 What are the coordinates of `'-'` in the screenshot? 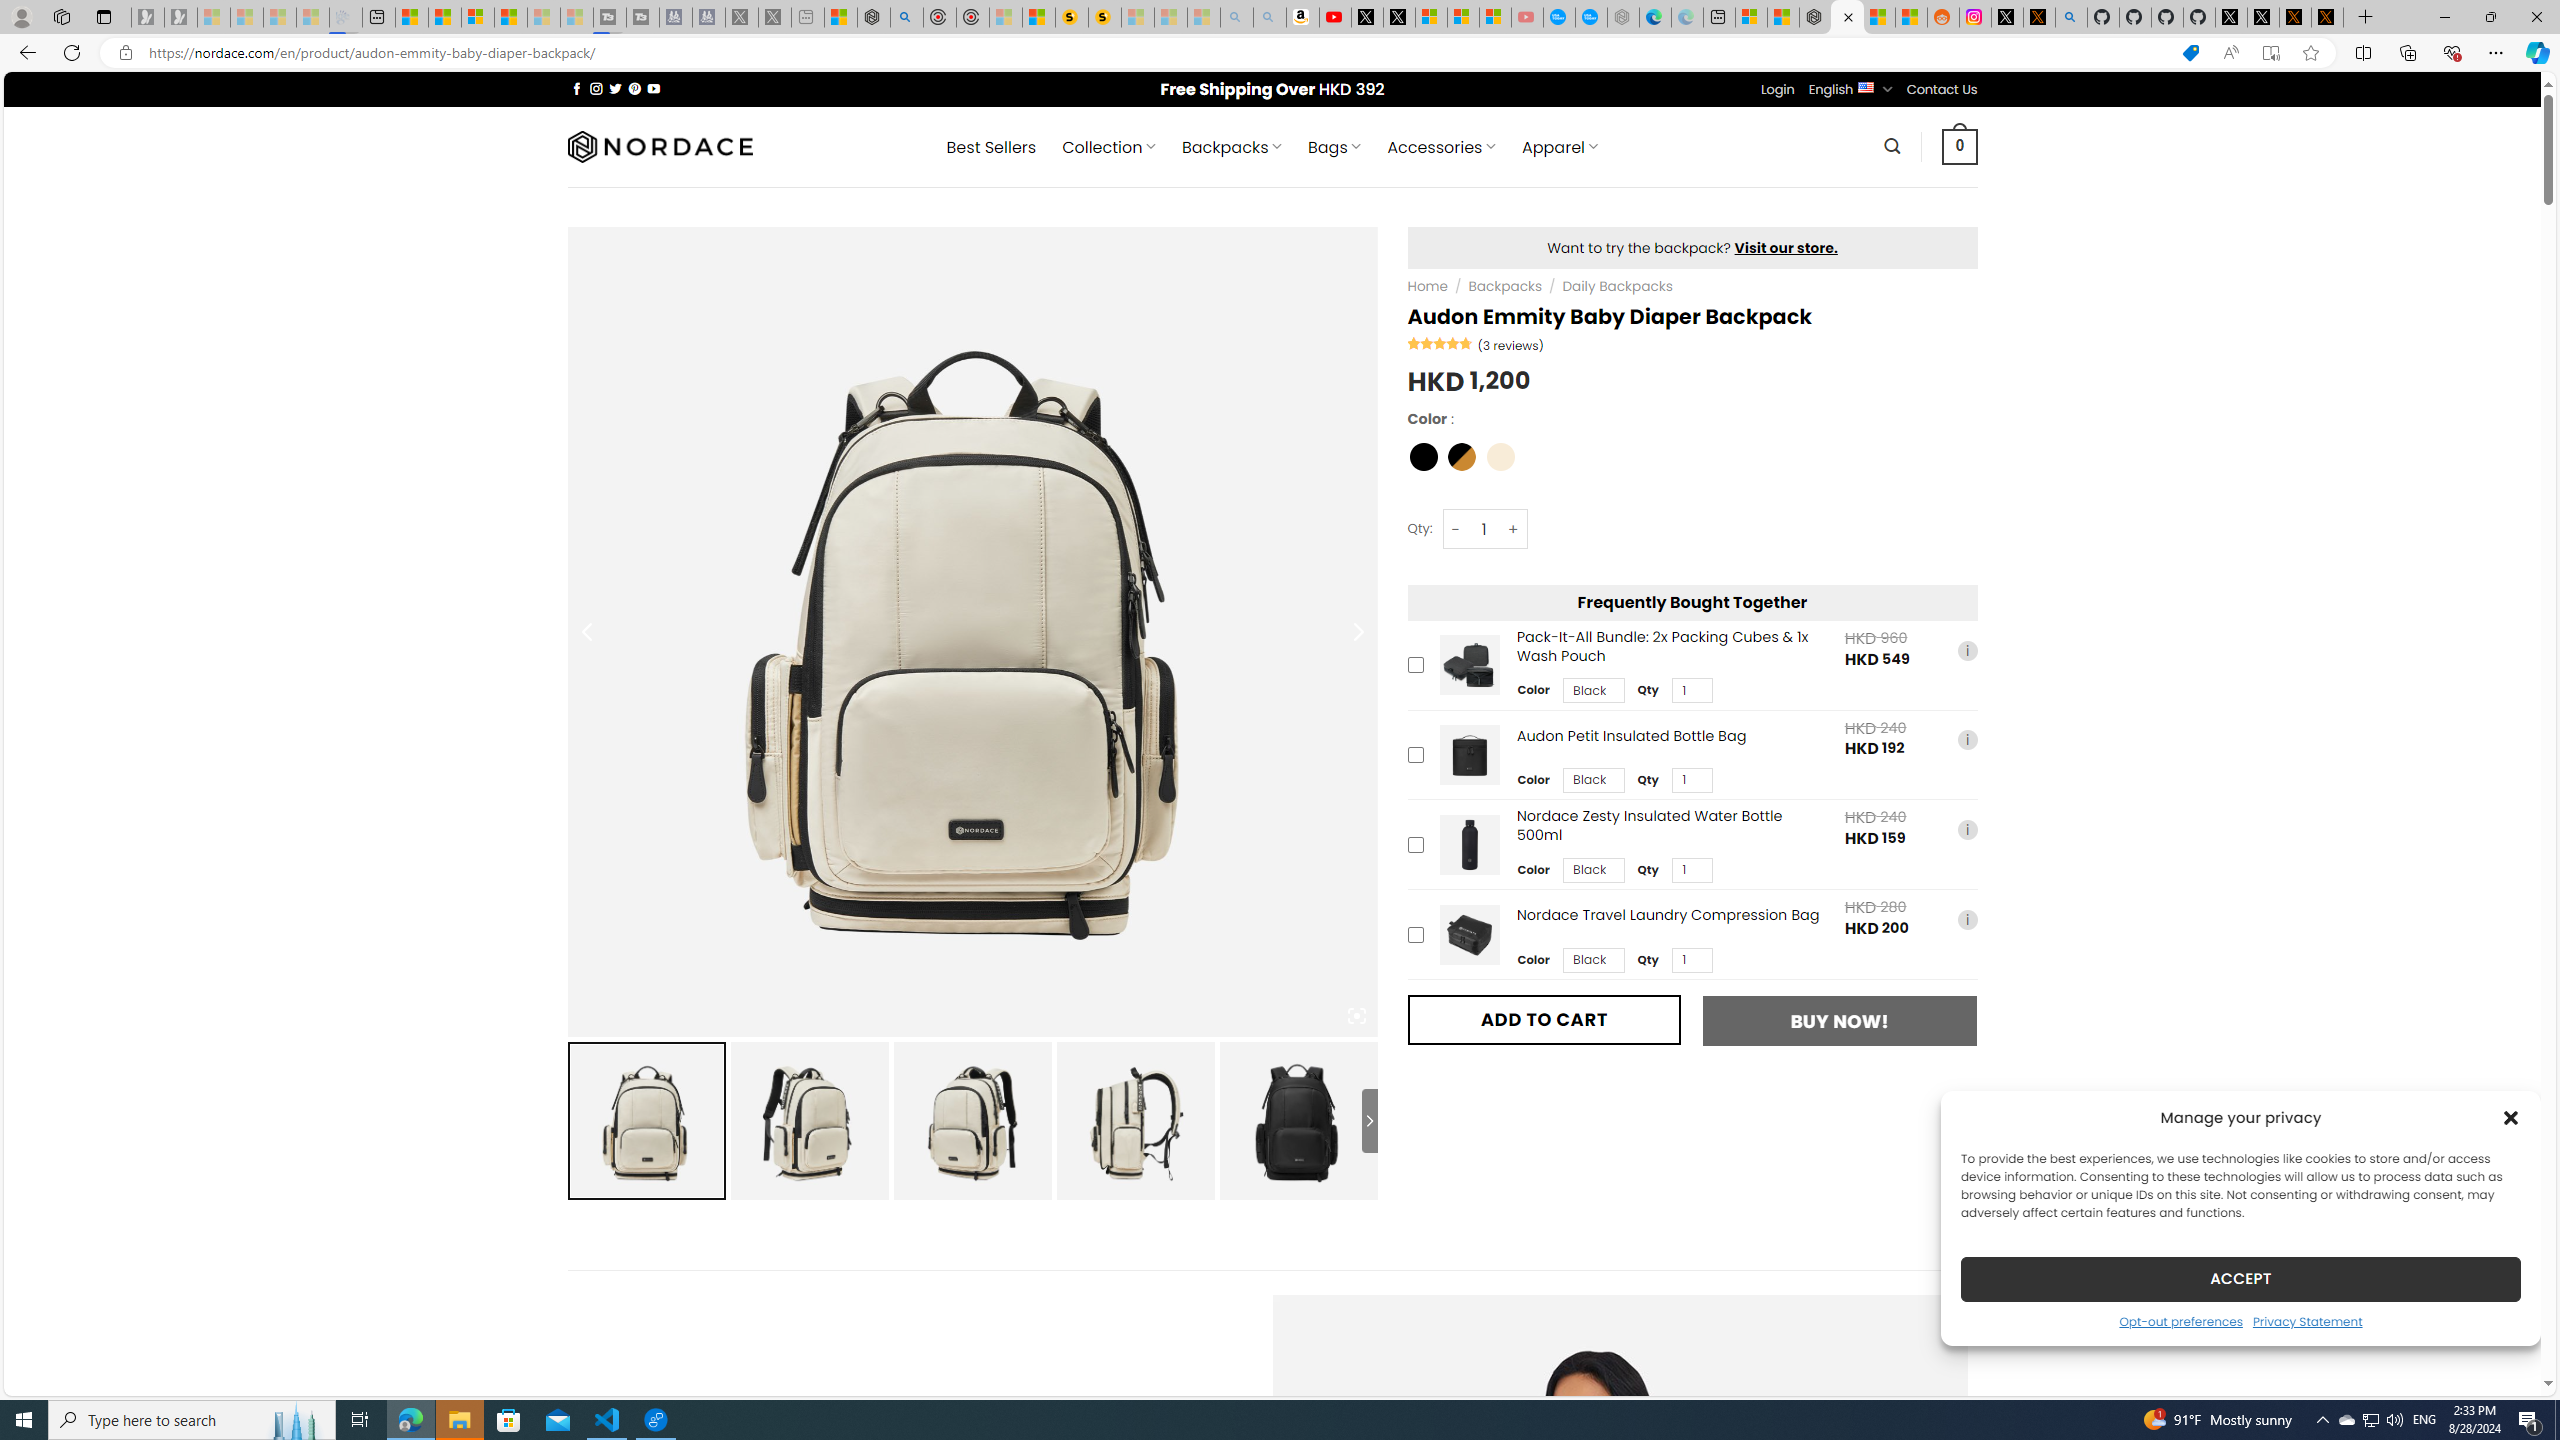 It's located at (1455, 528).